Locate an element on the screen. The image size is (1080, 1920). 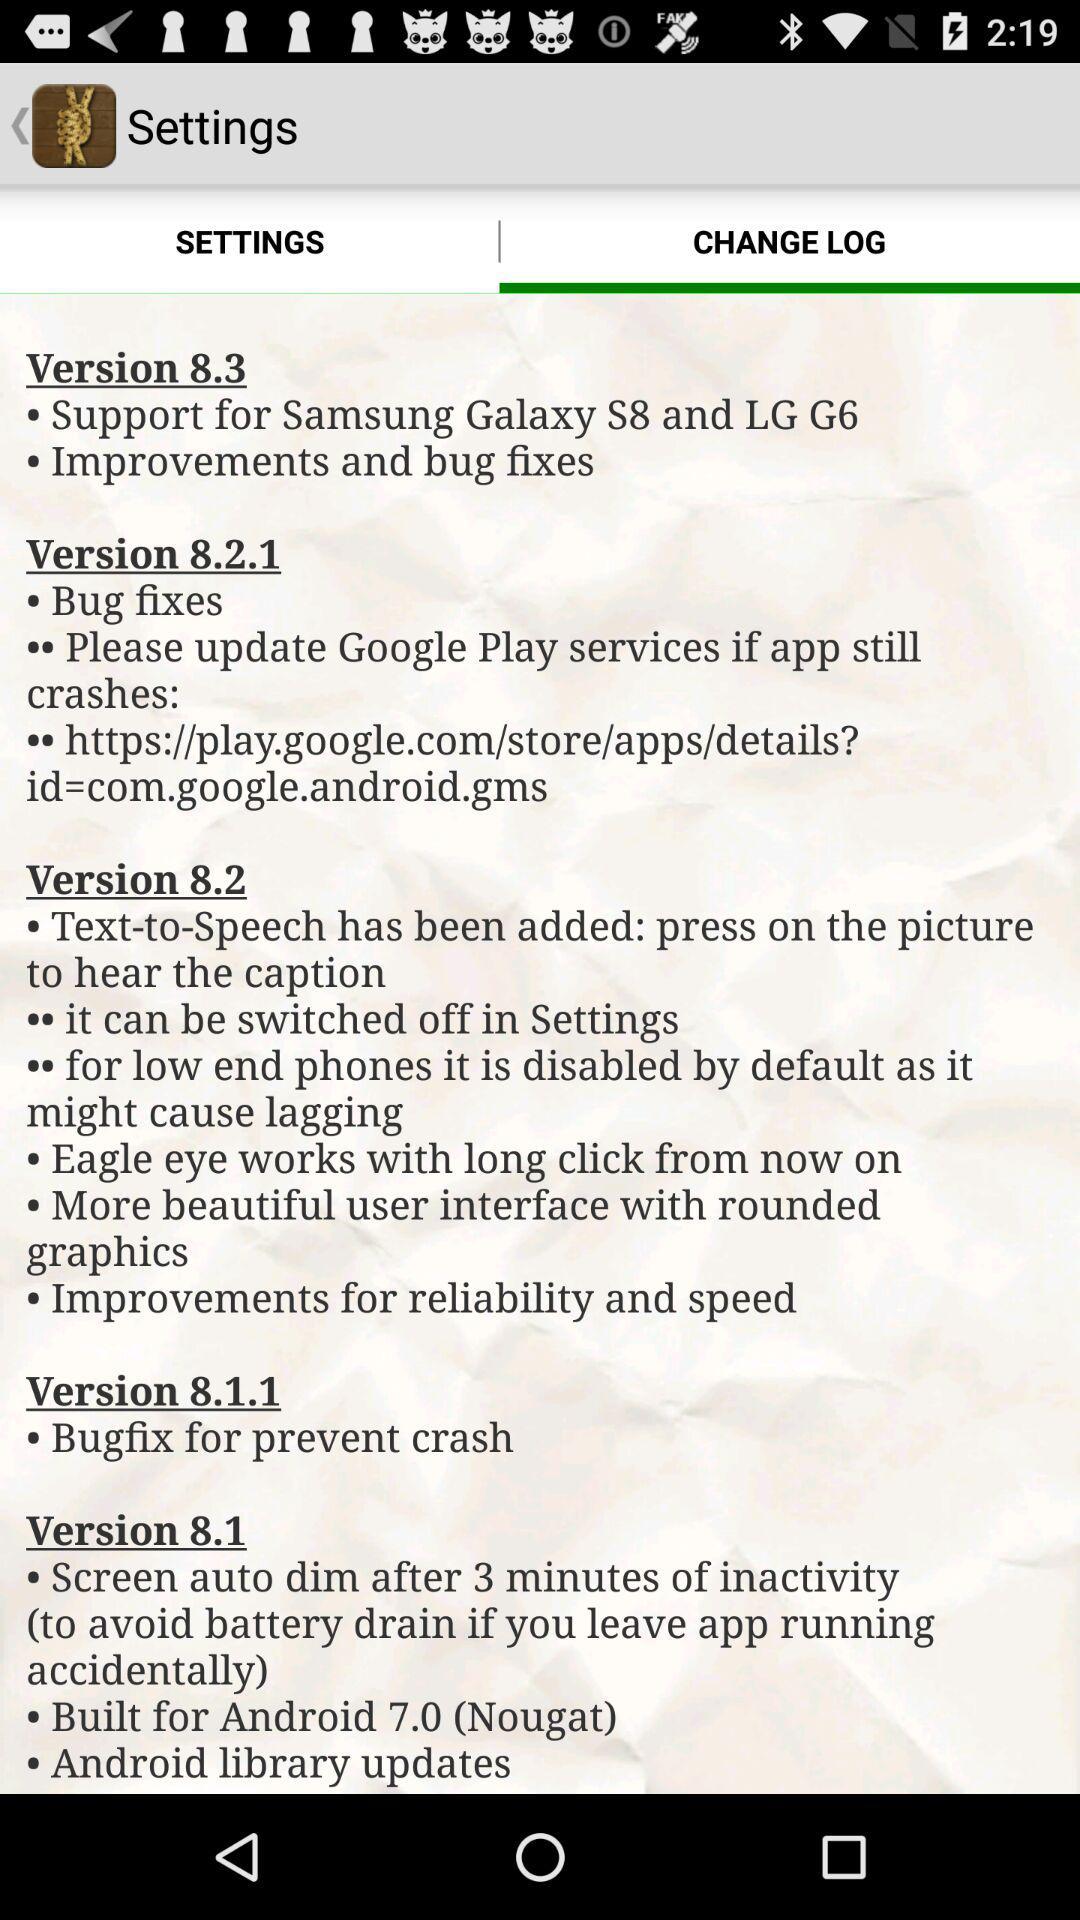
the app to the right of settings item is located at coordinates (788, 240).